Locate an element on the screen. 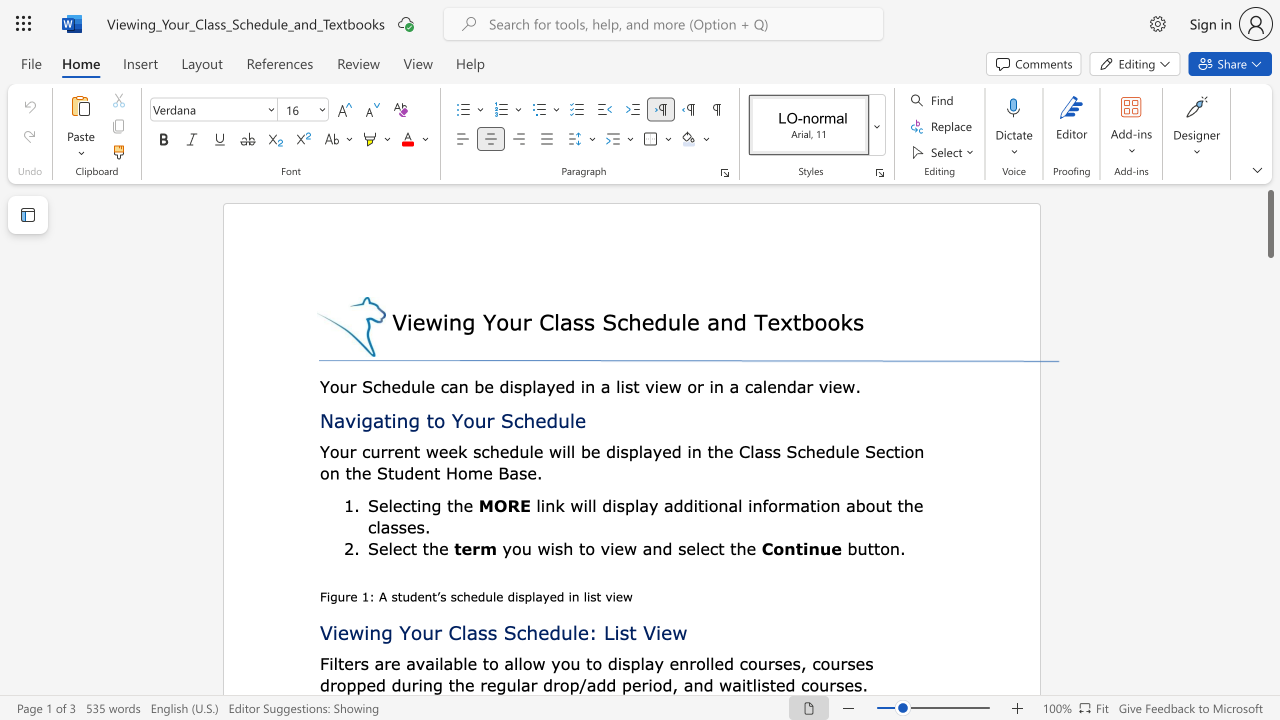 The height and width of the screenshot is (720, 1280). the scrollbar on the right is located at coordinates (1269, 370).